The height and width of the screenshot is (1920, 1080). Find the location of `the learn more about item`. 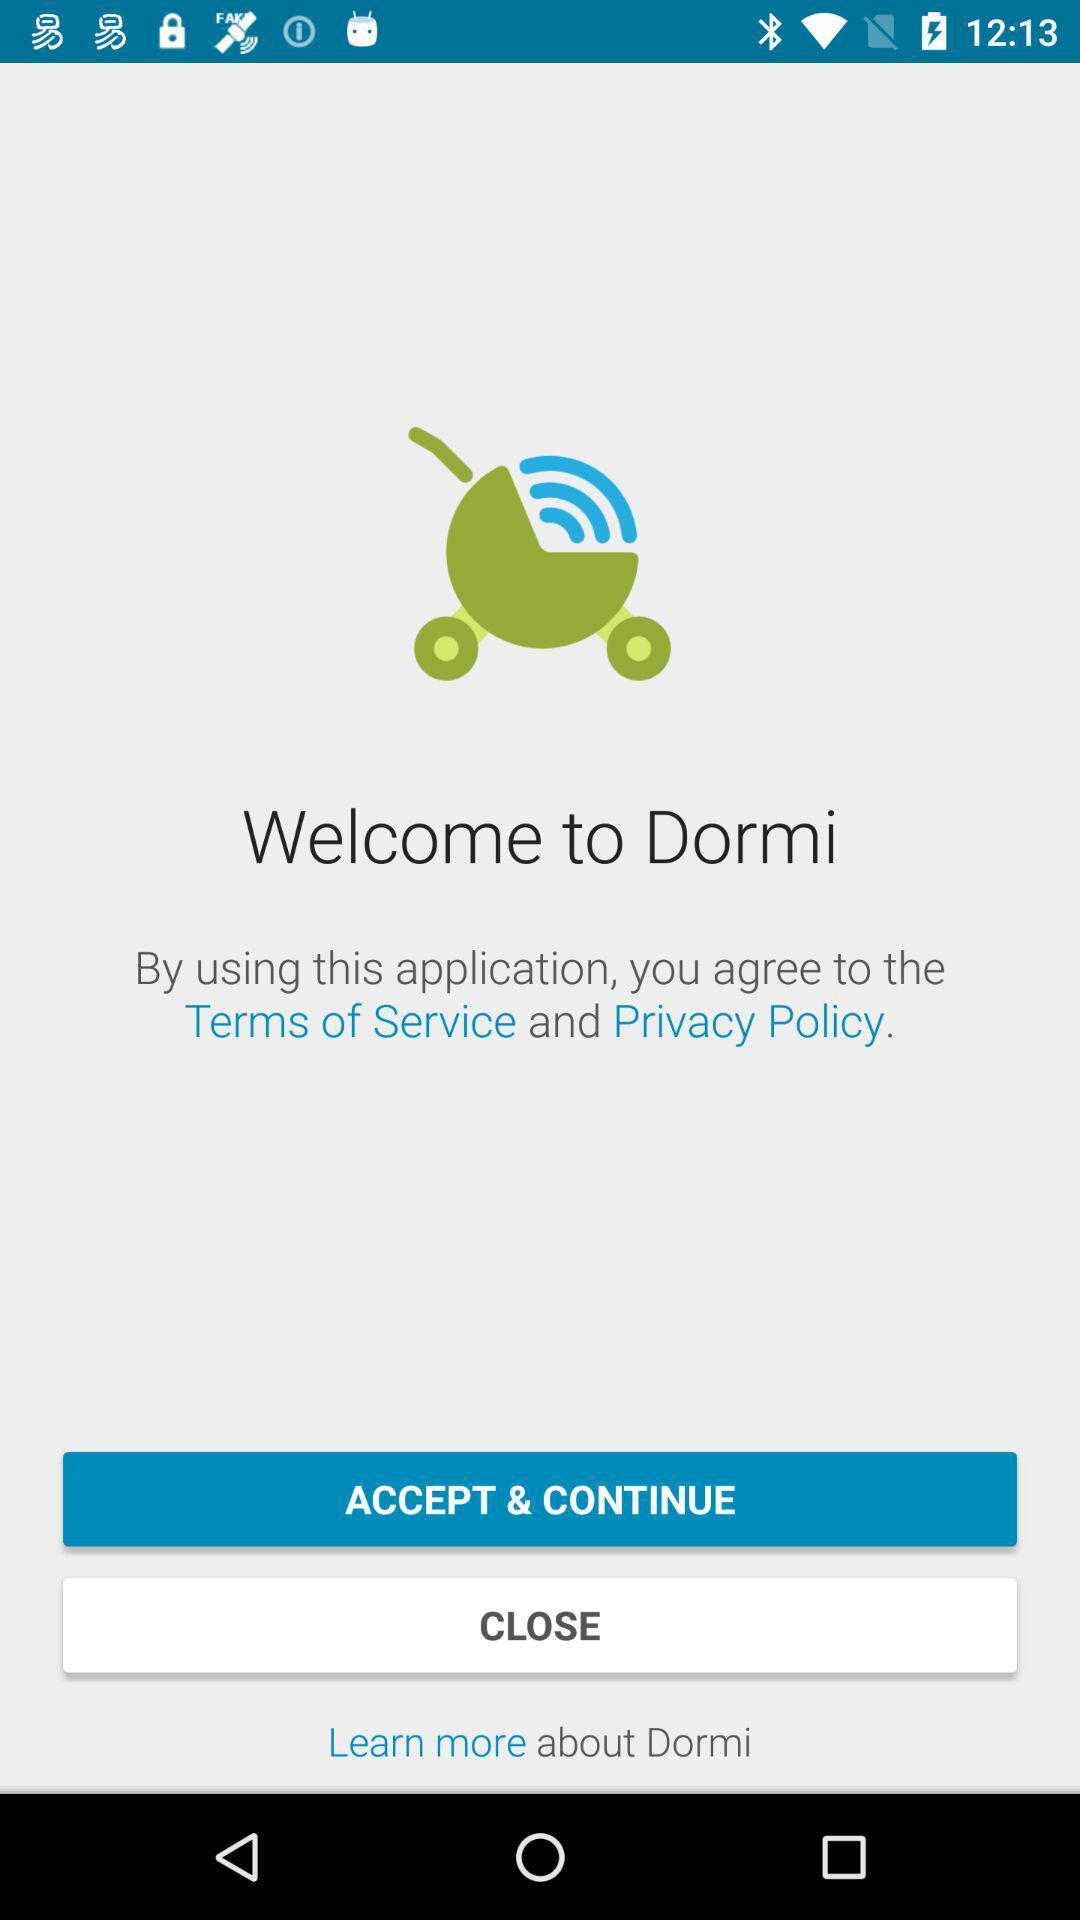

the learn more about item is located at coordinates (540, 1753).